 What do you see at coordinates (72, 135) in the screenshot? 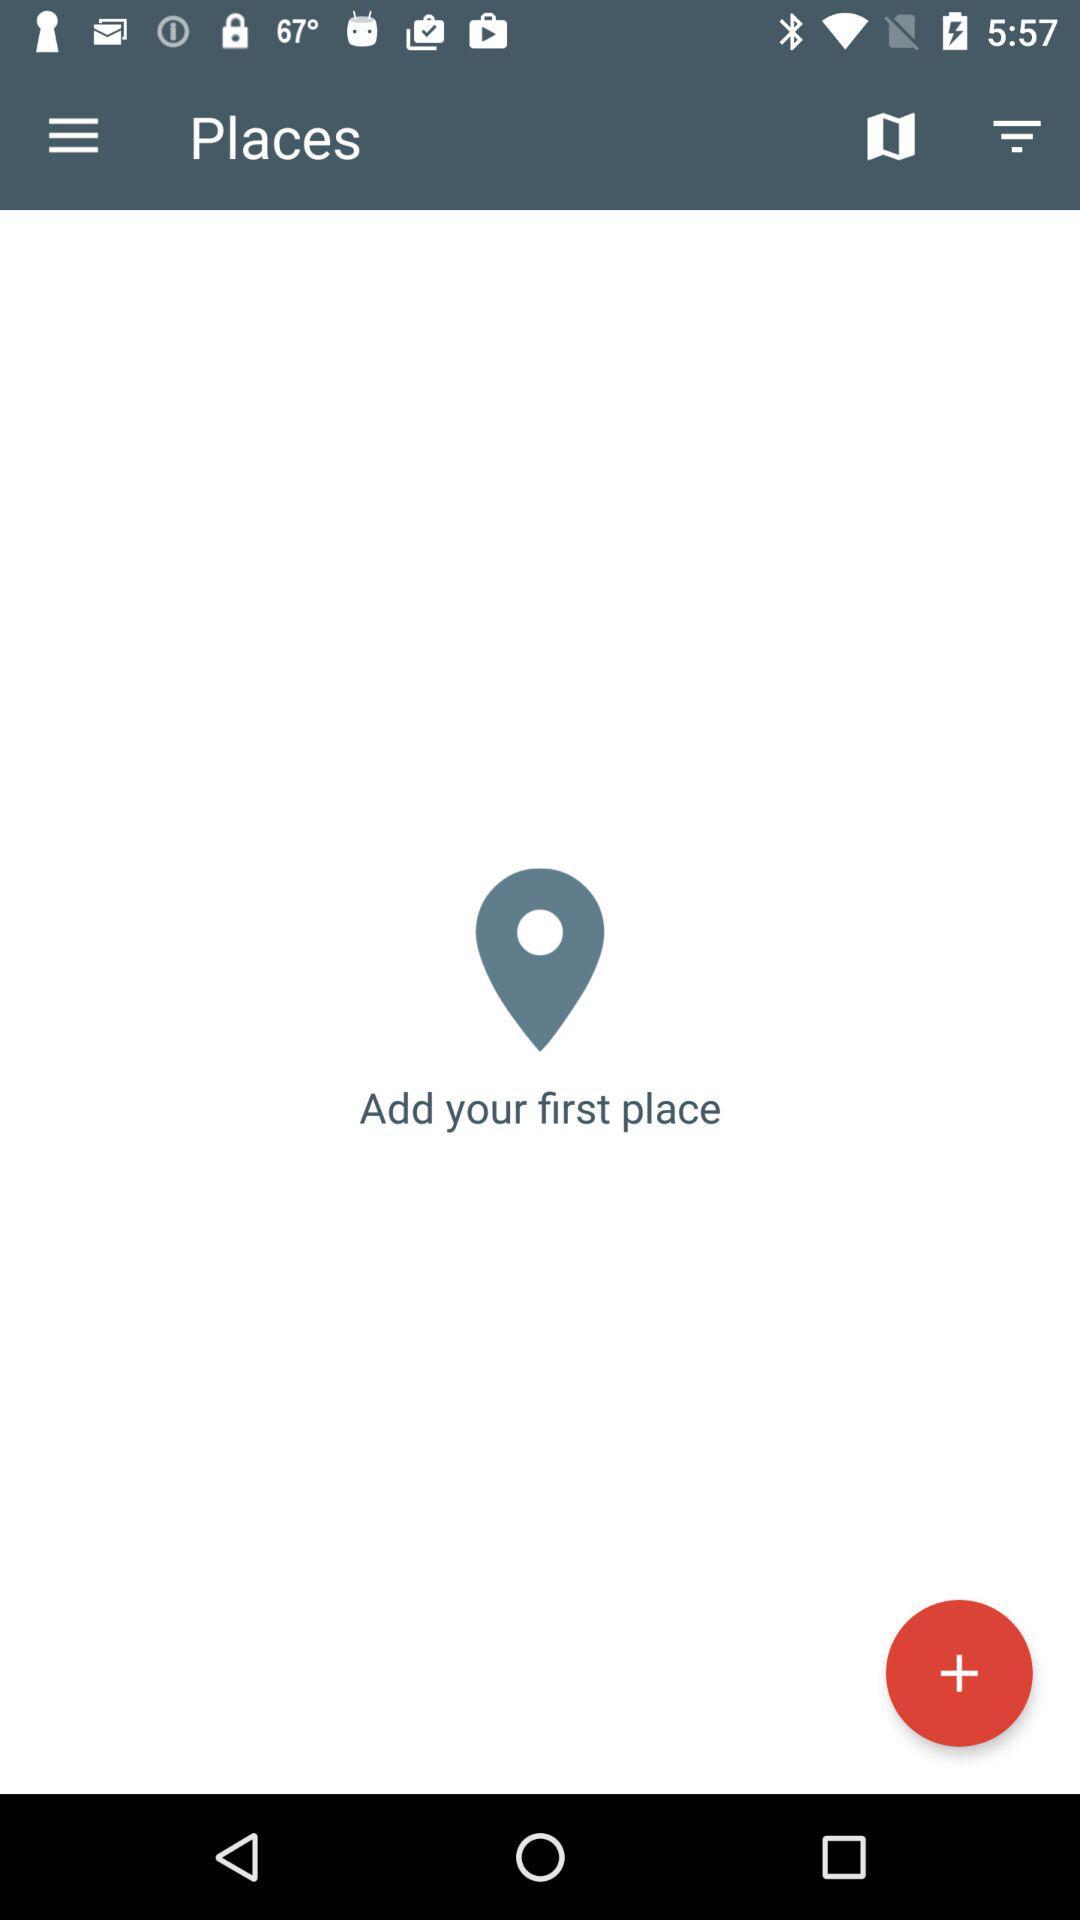
I see `the item next to the places` at bounding box center [72, 135].